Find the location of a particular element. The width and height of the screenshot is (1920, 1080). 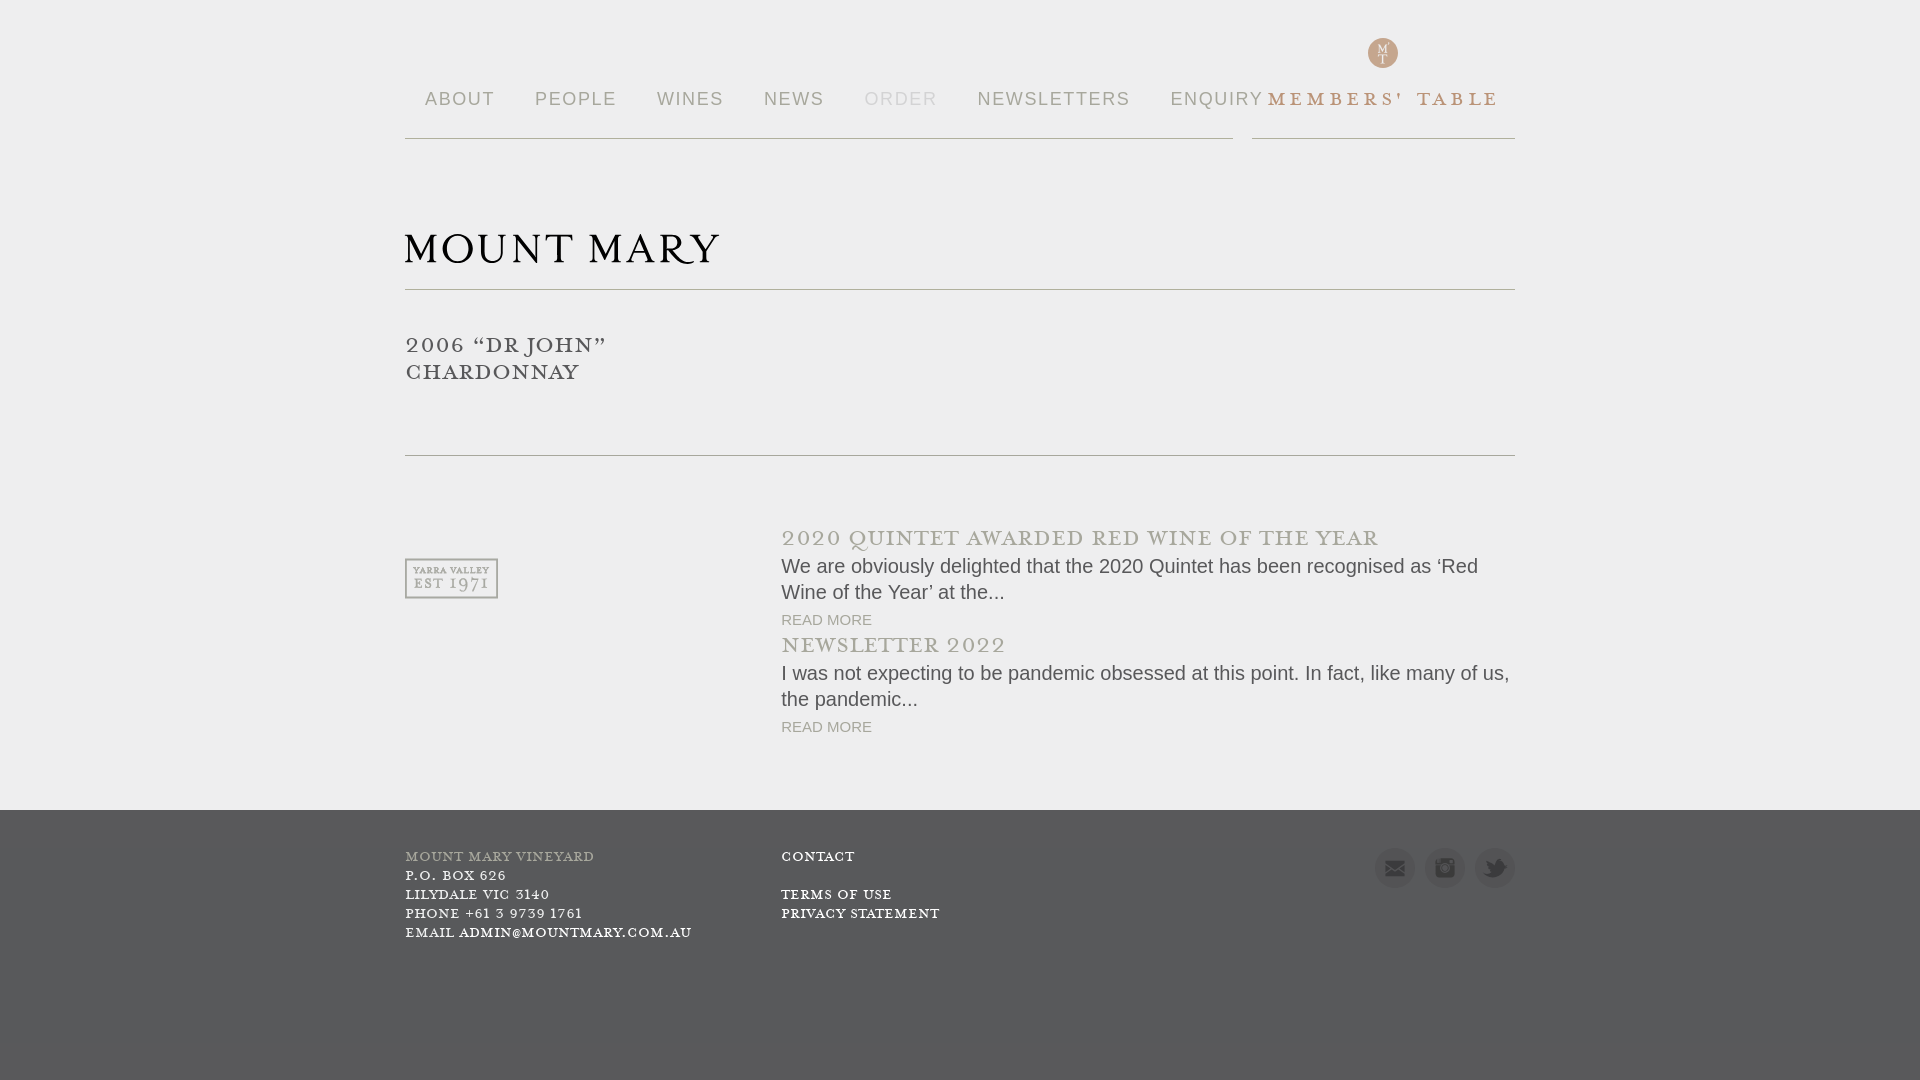

'CONTACT' is located at coordinates (817, 856).